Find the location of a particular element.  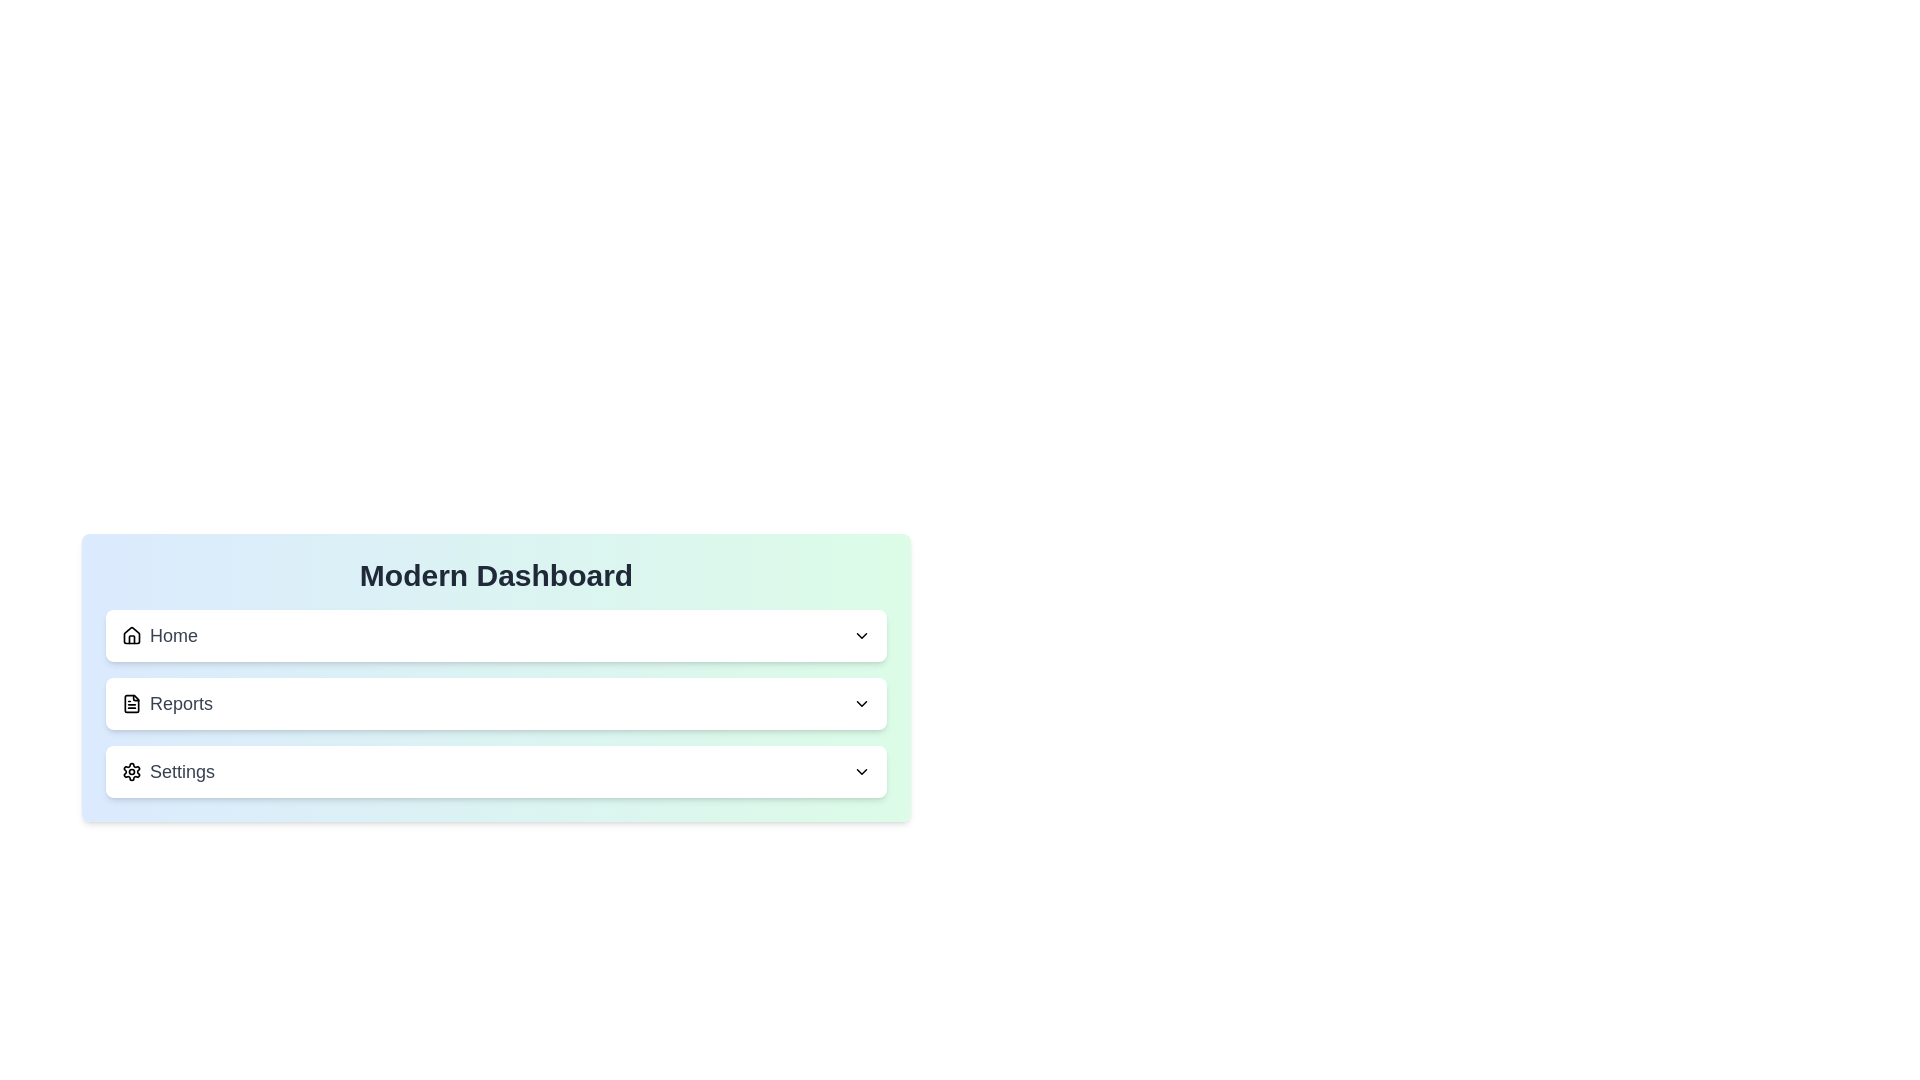

the compact SVG icon representing a file with text lines, located to the left of the 'Reports' label is located at coordinates (131, 703).